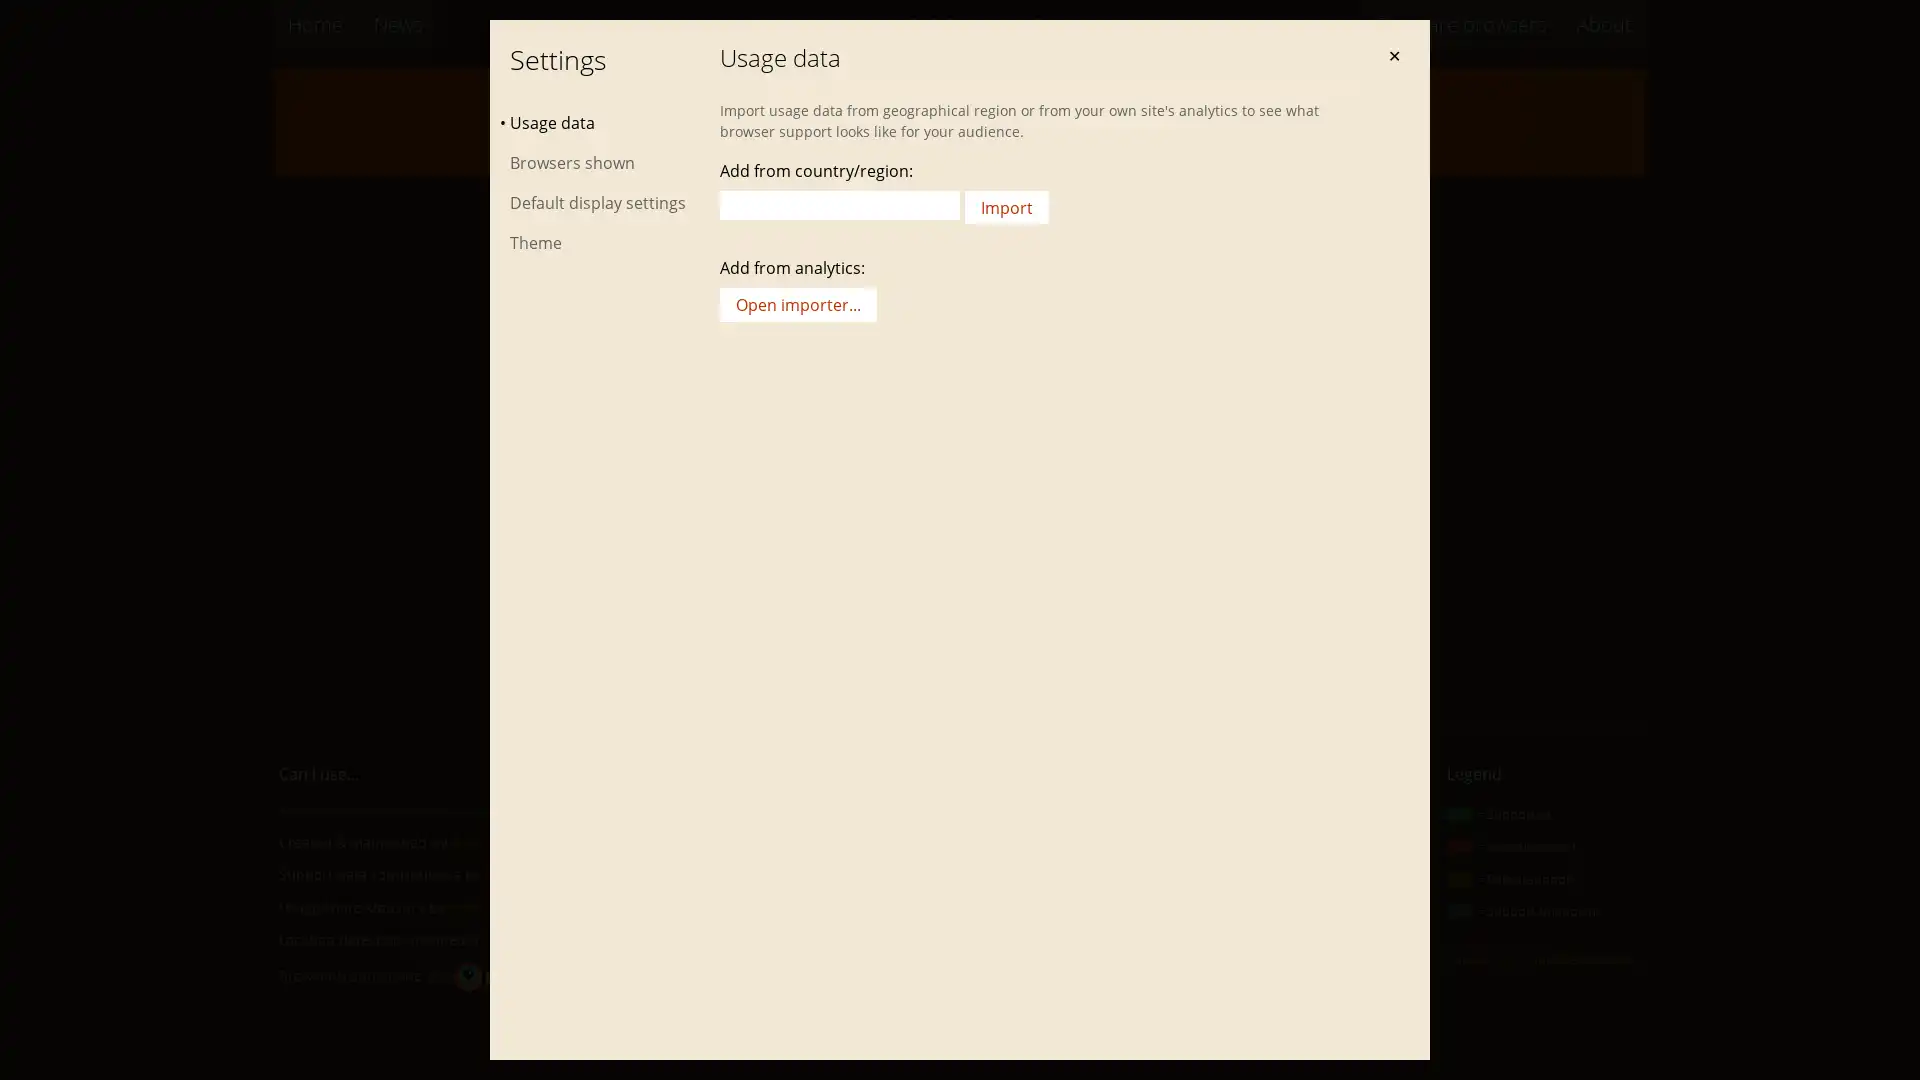 Image resolution: width=1920 pixels, height=1080 pixels. What do you see at coordinates (1007, 207) in the screenshot?
I see `Import` at bounding box center [1007, 207].